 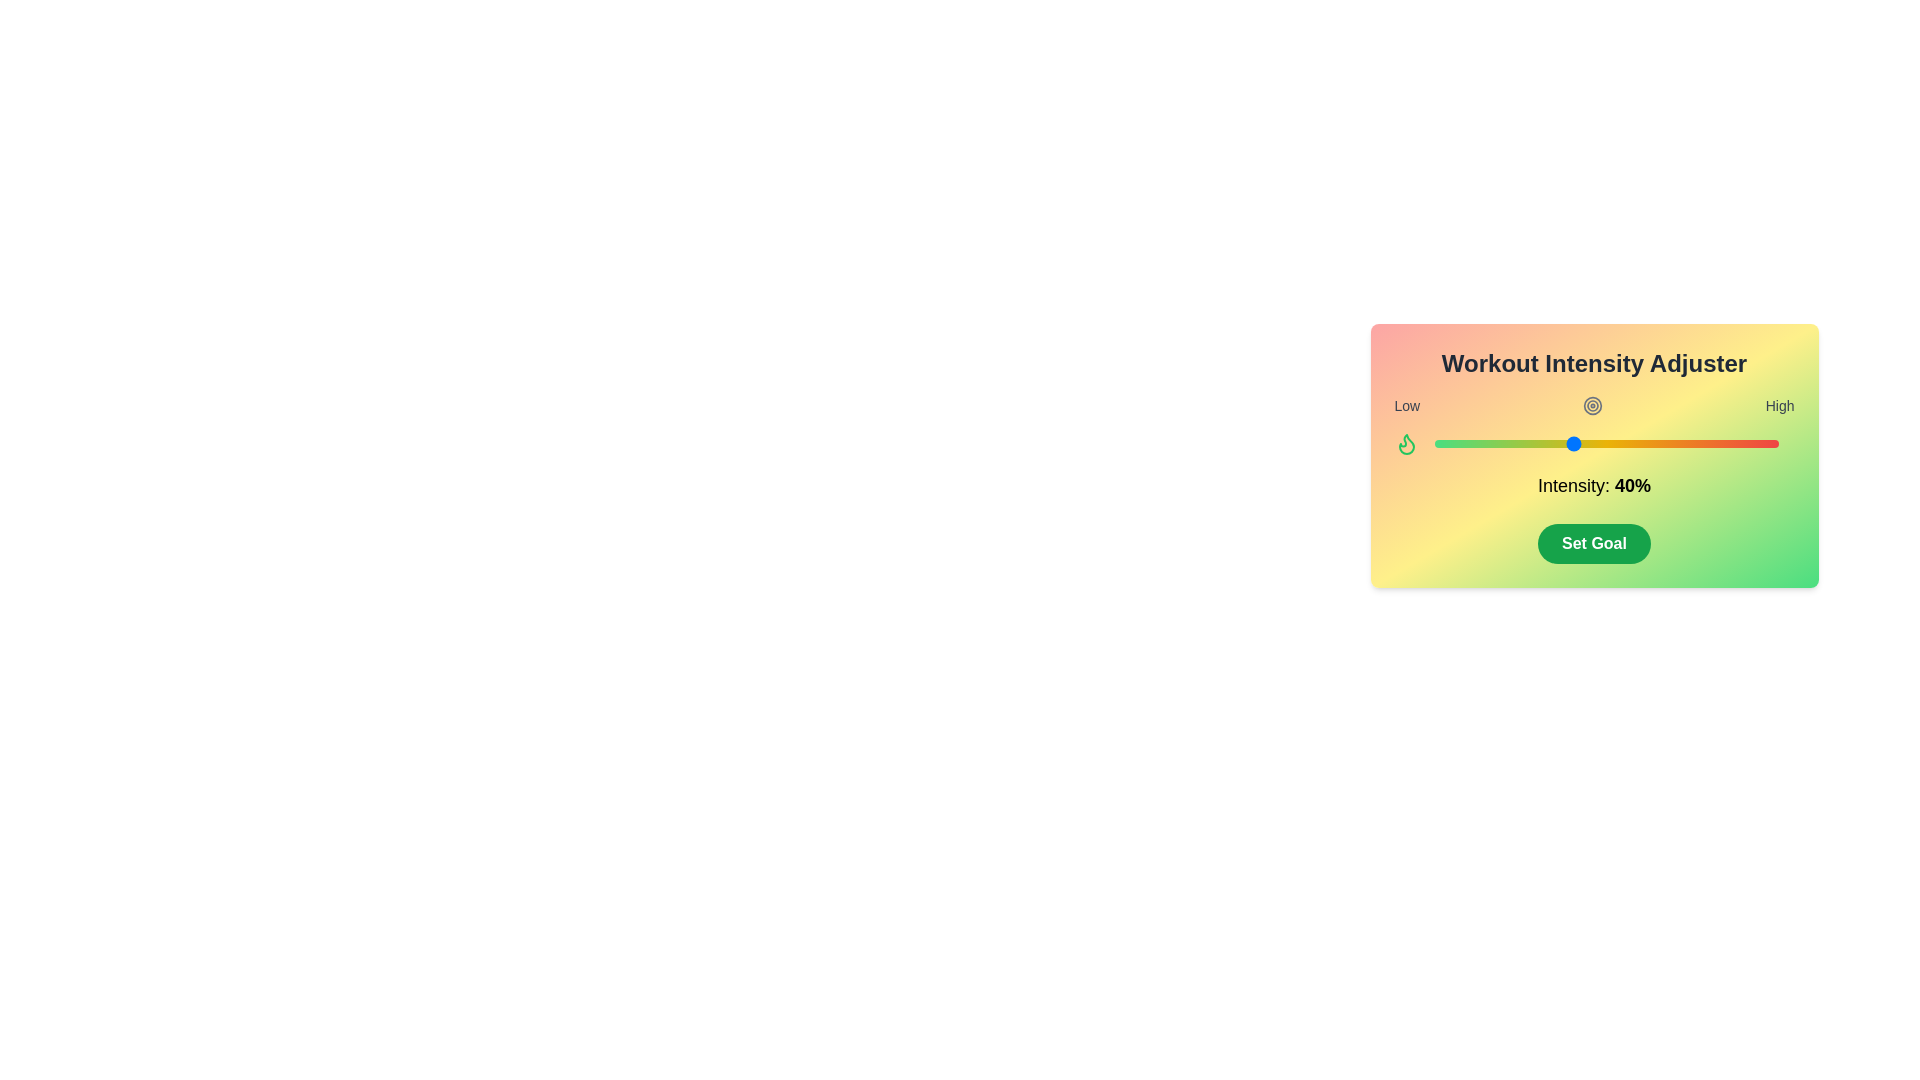 What do you see at coordinates (1593, 543) in the screenshot?
I see `'Set Goal' button to confirm the current intensity` at bounding box center [1593, 543].